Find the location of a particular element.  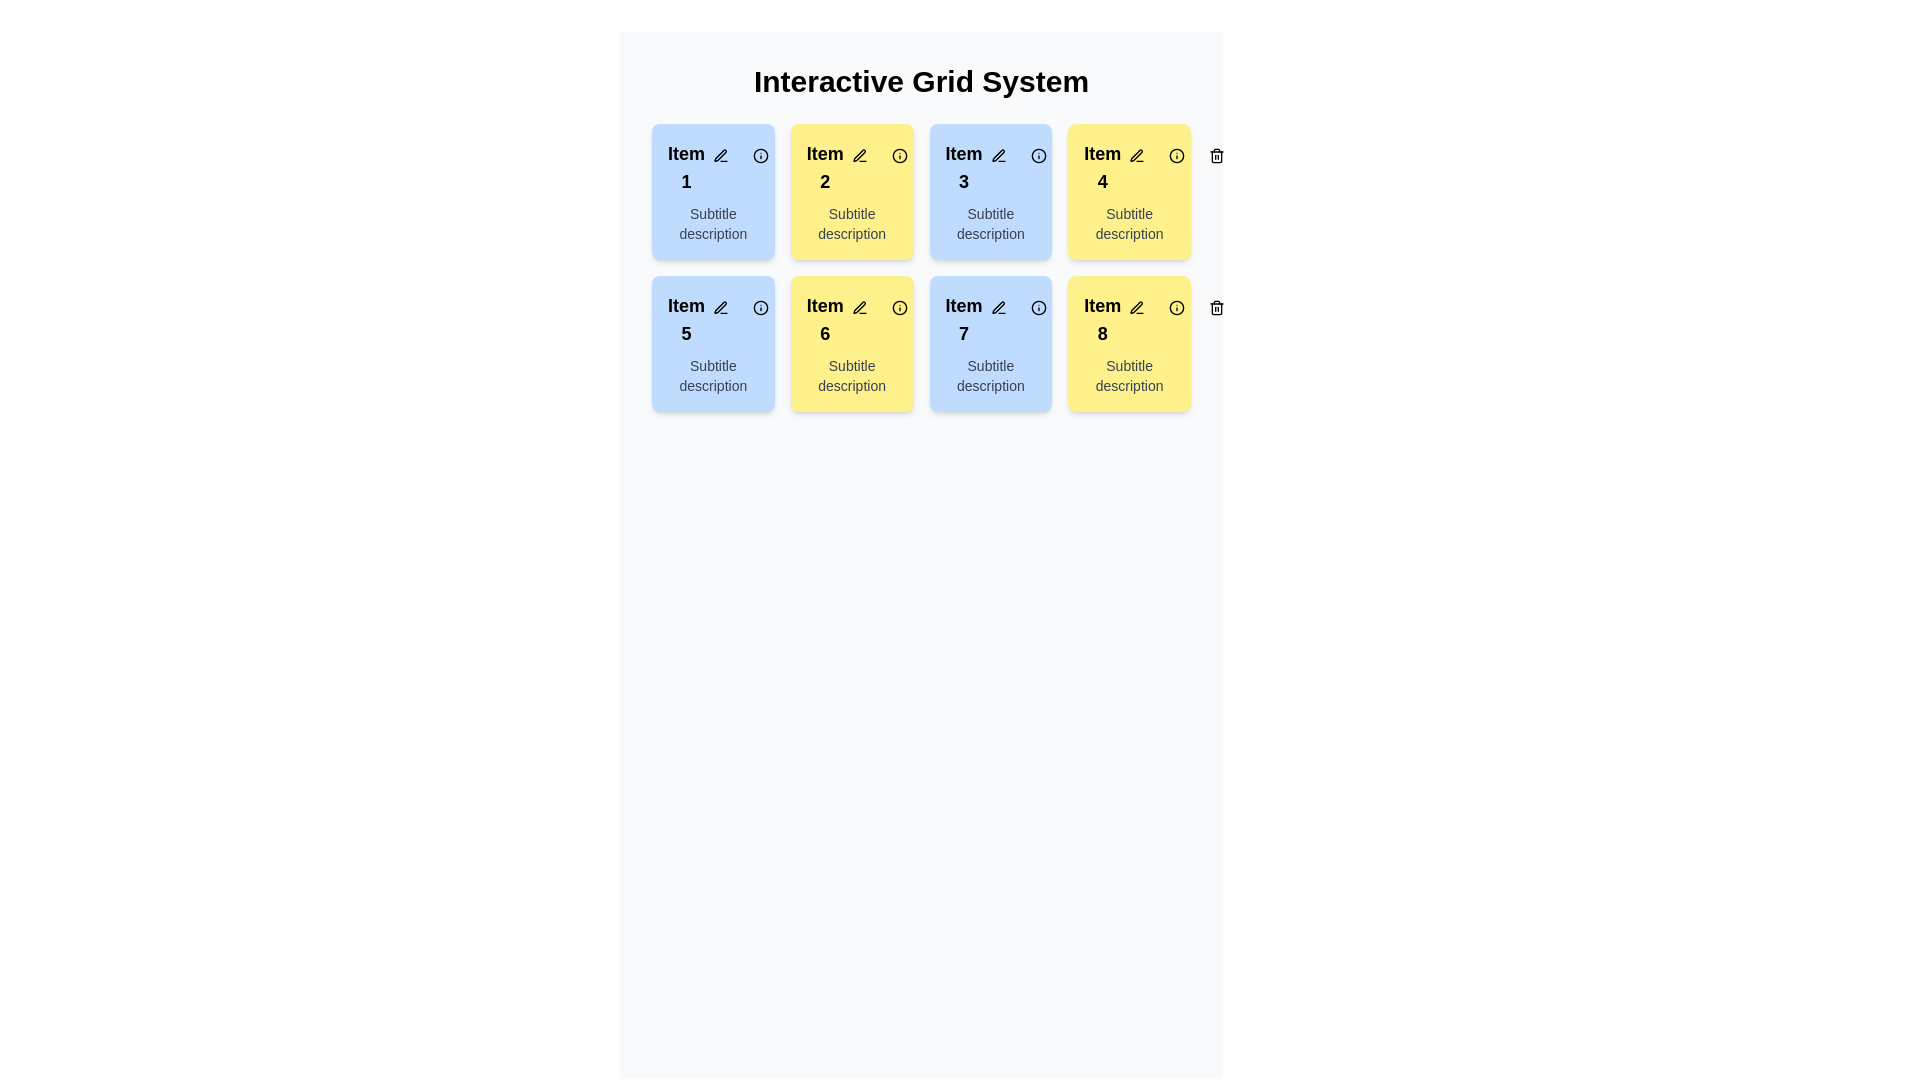

the interactive pen icon located in the tile labeled 'Item 3' to initiate editing is located at coordinates (998, 154).